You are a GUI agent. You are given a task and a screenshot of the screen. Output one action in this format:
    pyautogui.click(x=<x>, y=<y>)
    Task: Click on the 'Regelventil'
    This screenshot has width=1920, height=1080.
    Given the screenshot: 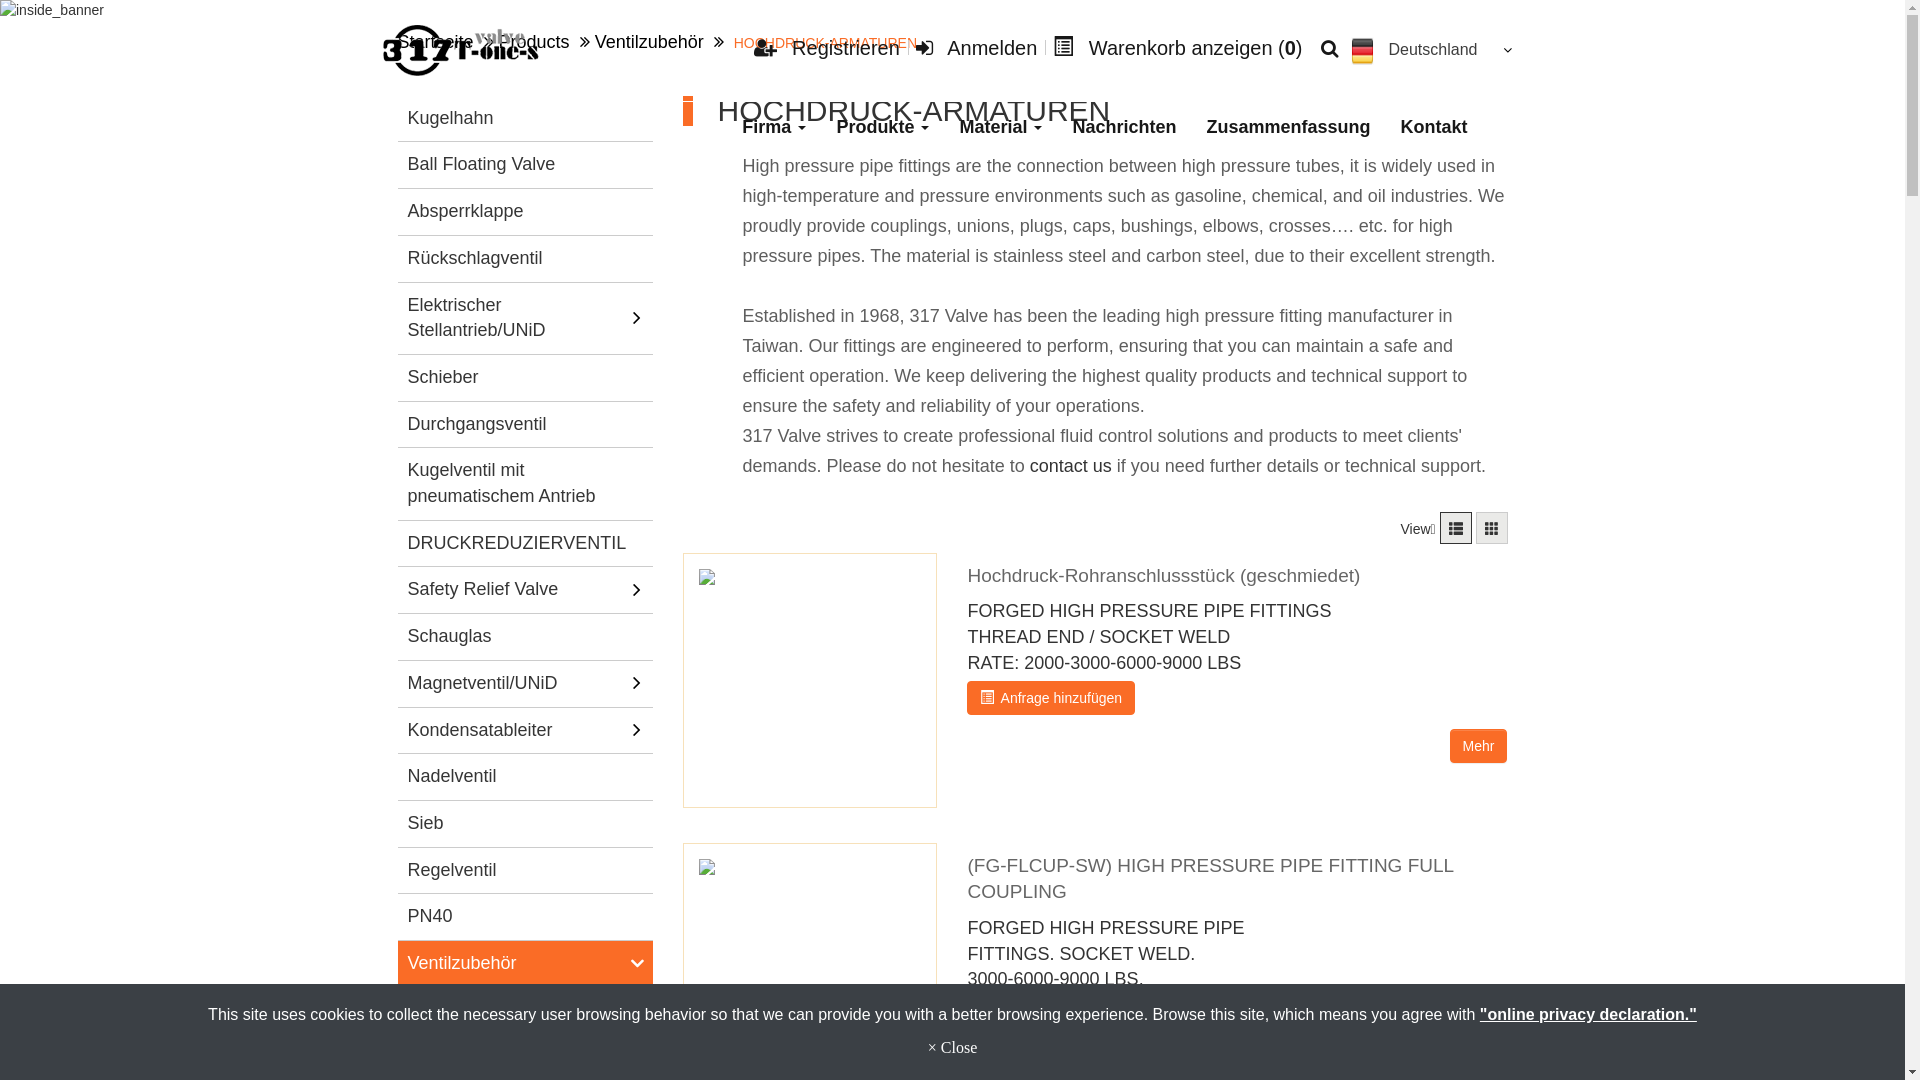 What is the action you would take?
    pyautogui.click(x=524, y=870)
    